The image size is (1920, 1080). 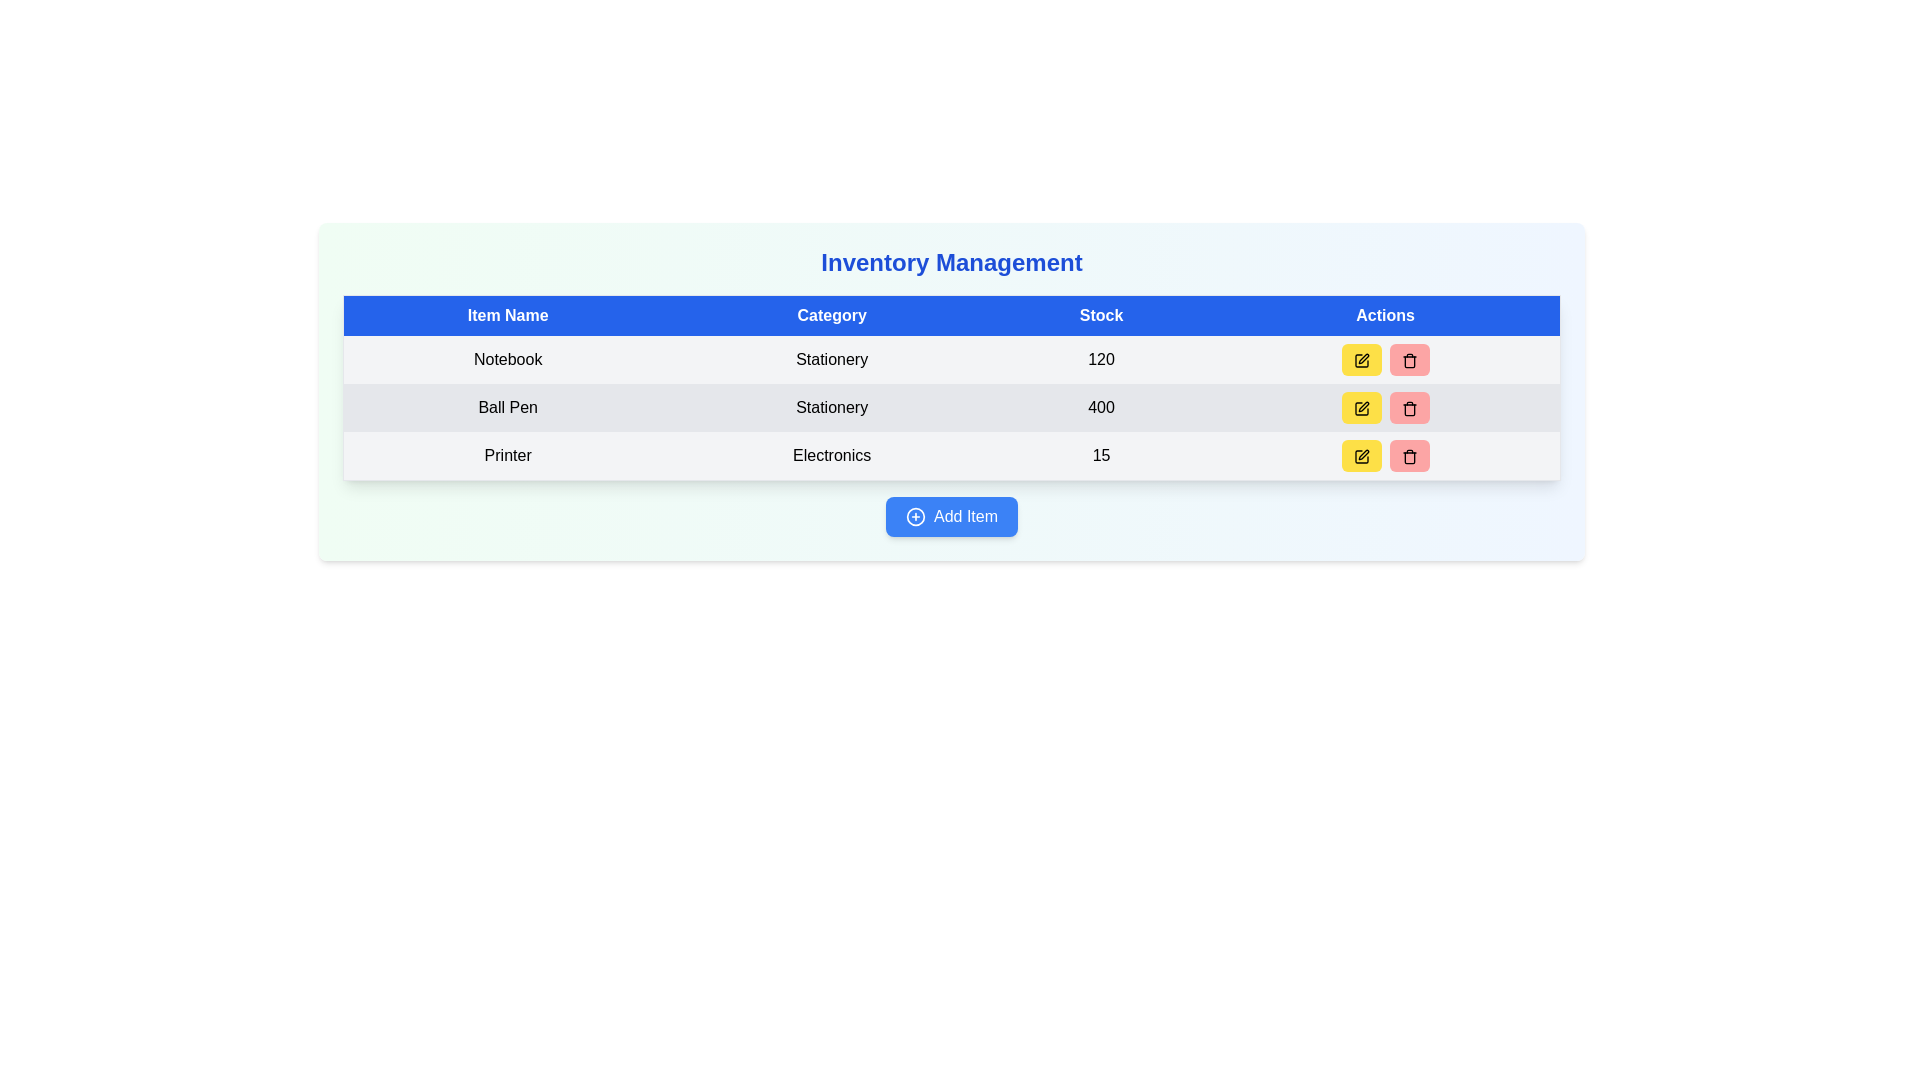 What do you see at coordinates (1362, 454) in the screenshot?
I see `the icon-based button resembling a pen or pencil in the 'Actions' column of the third row for the 'Printer' item` at bounding box center [1362, 454].